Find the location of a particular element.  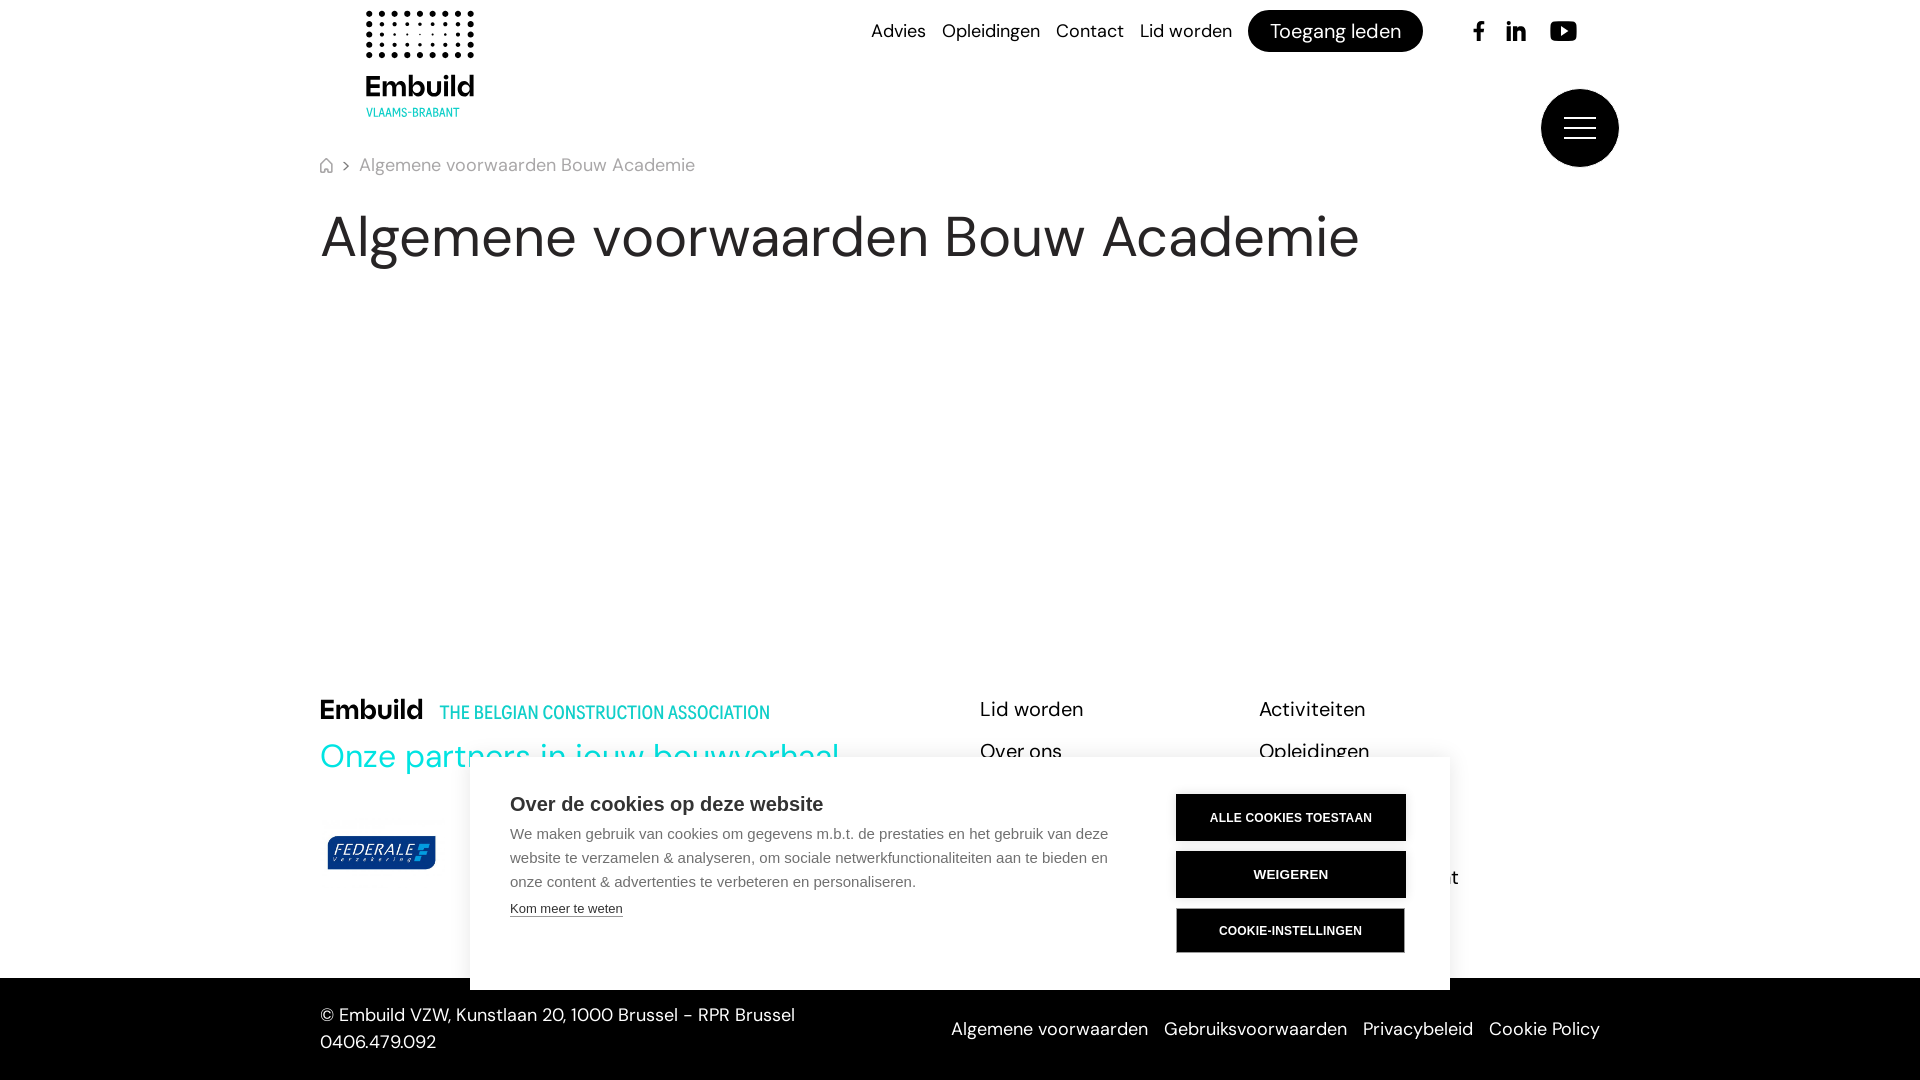

'COOKIE-INSTELLINGEN' is located at coordinates (1290, 930).